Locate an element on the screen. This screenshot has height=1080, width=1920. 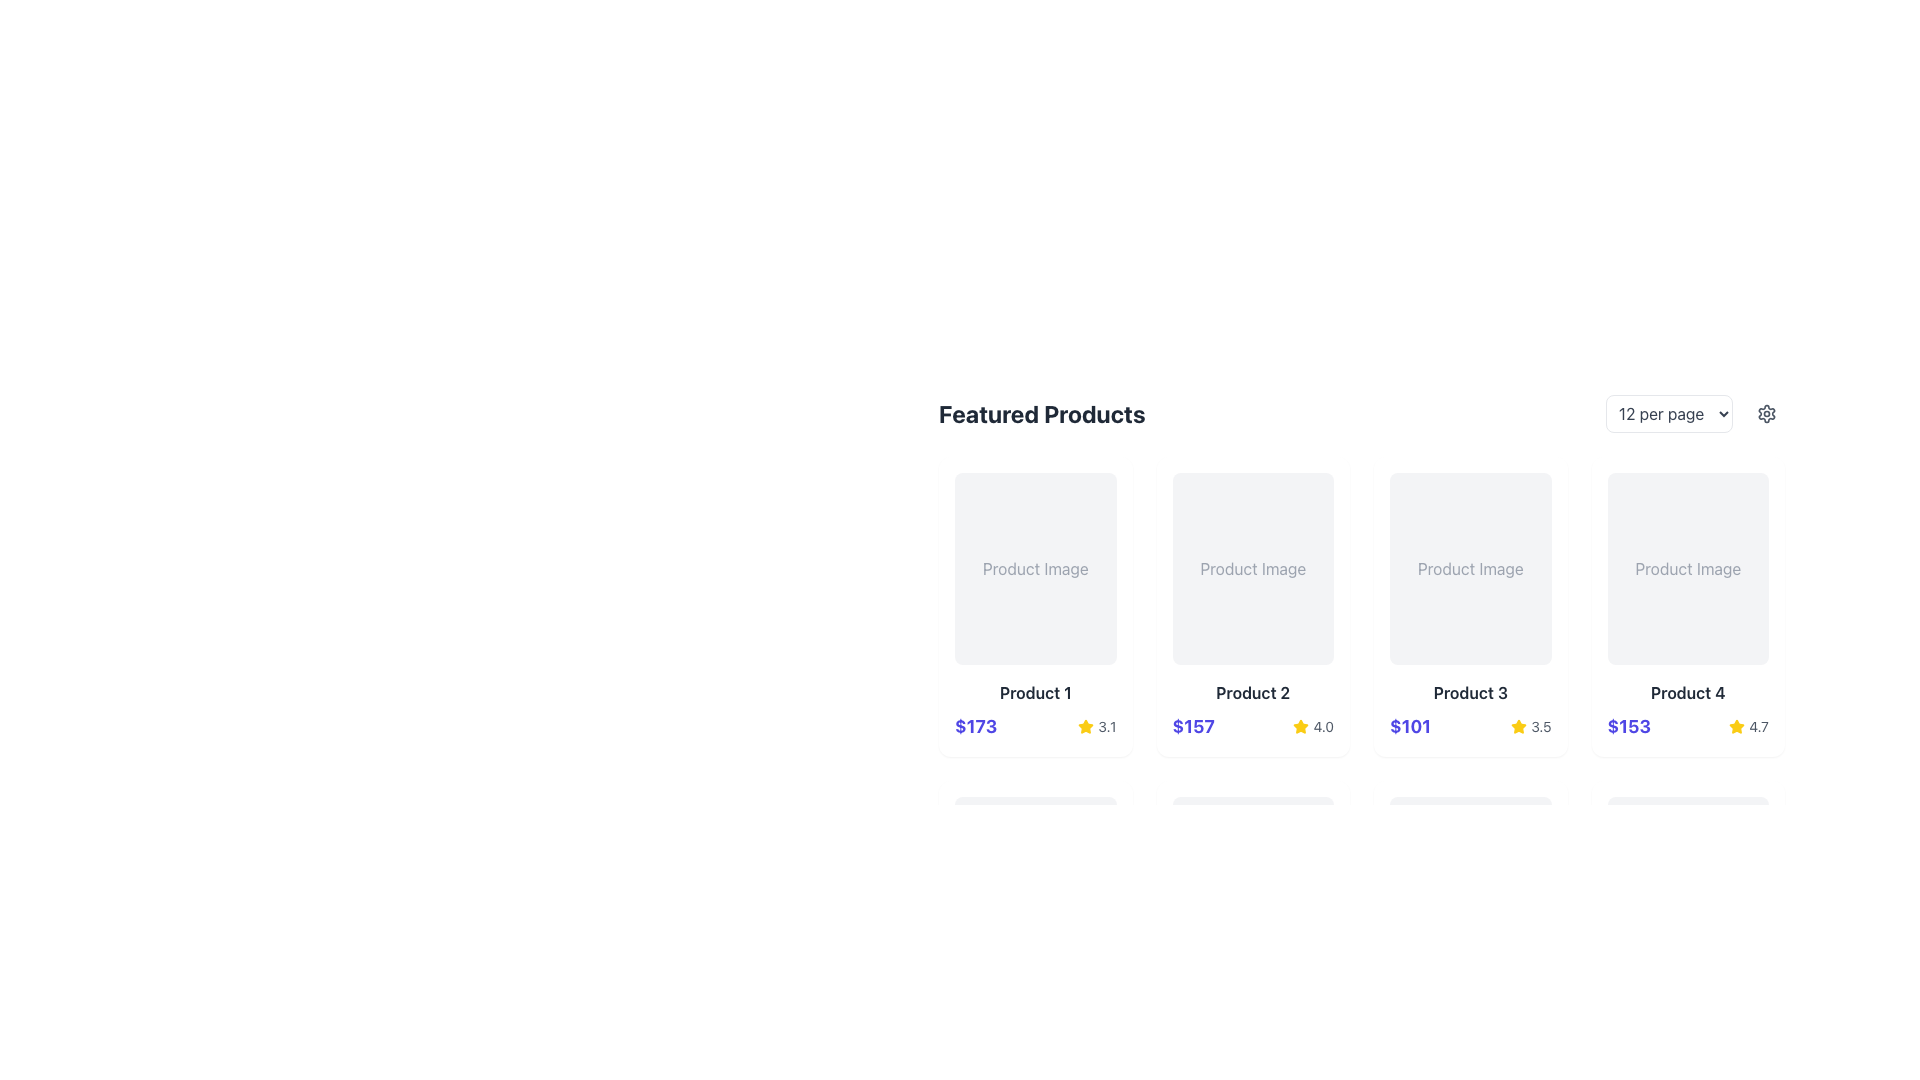
text content of the bold text label displaying 'Product 4', located in the bottom section of the fourth product card, directly below the image placeholder is located at coordinates (1687, 692).